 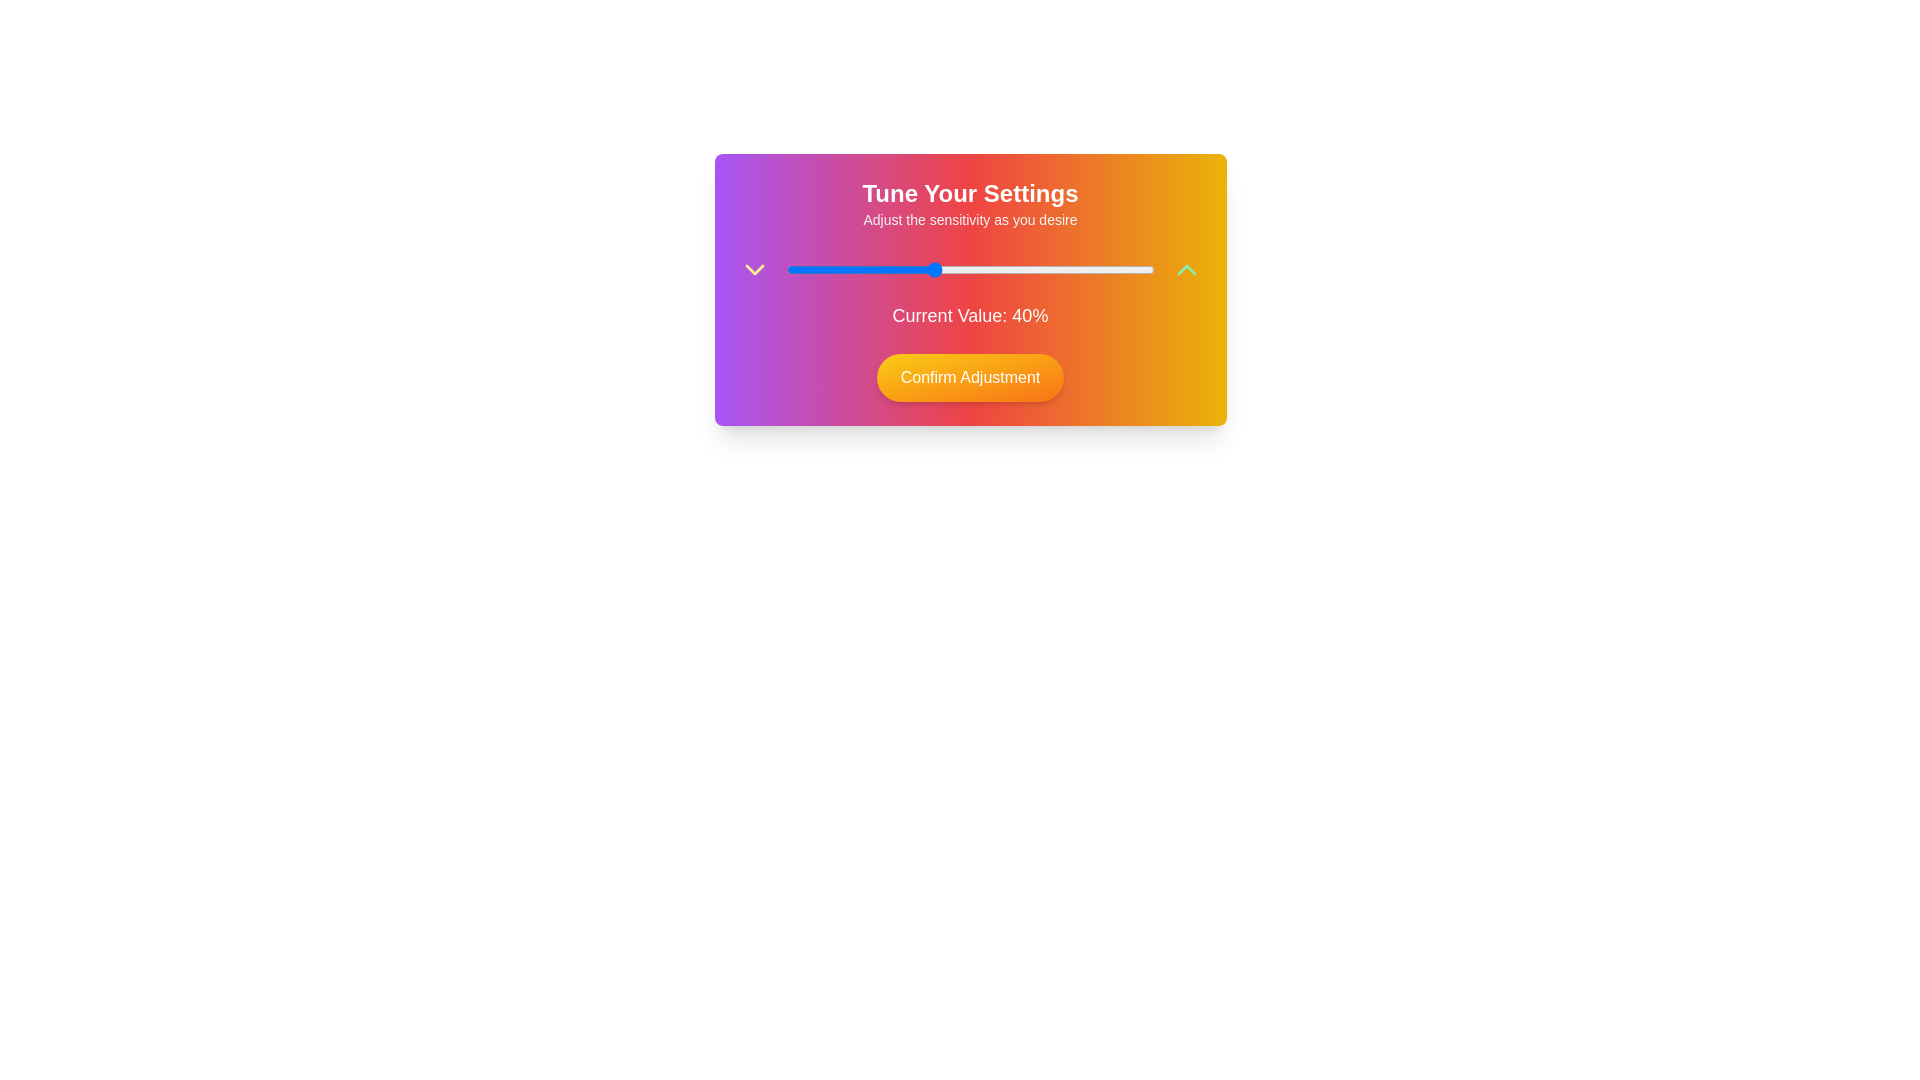 I want to click on the slider to set the value to 38, so click(x=925, y=270).